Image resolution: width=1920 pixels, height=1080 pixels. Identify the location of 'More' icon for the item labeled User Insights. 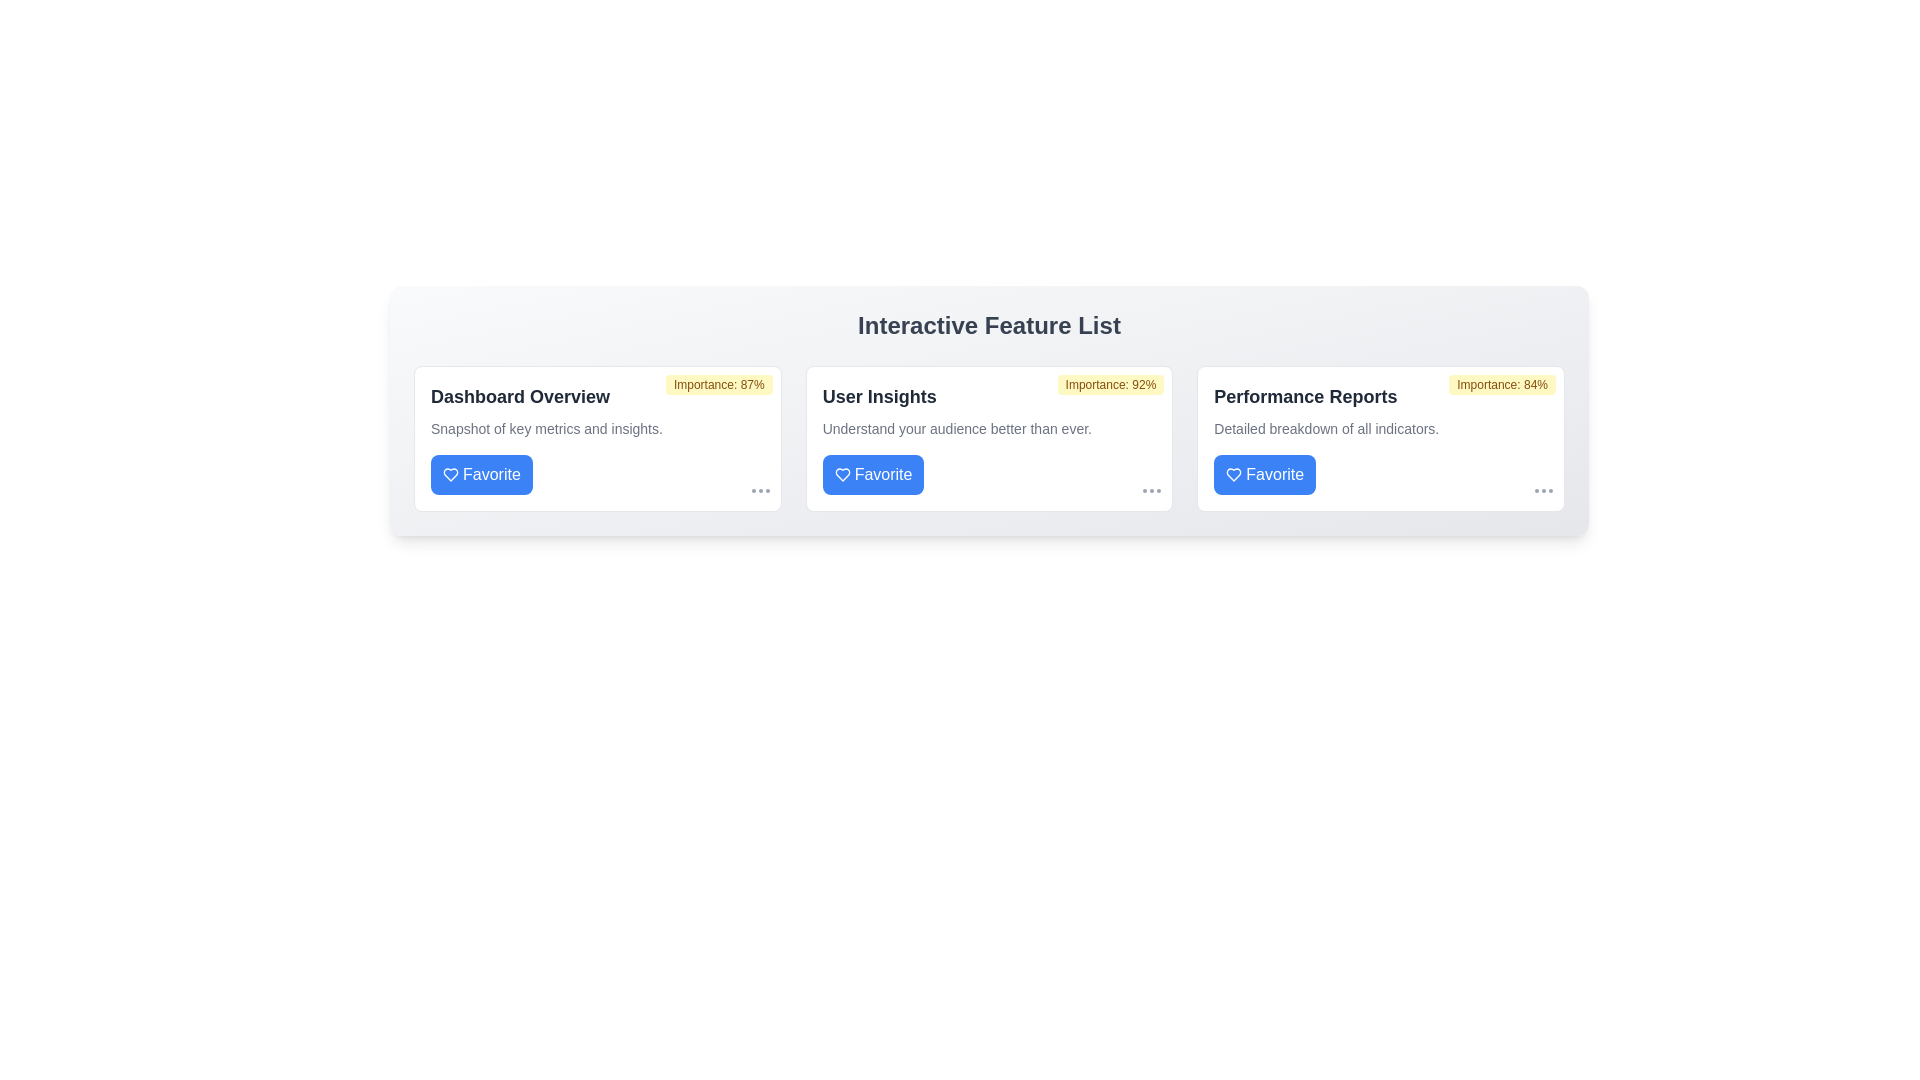
(1152, 490).